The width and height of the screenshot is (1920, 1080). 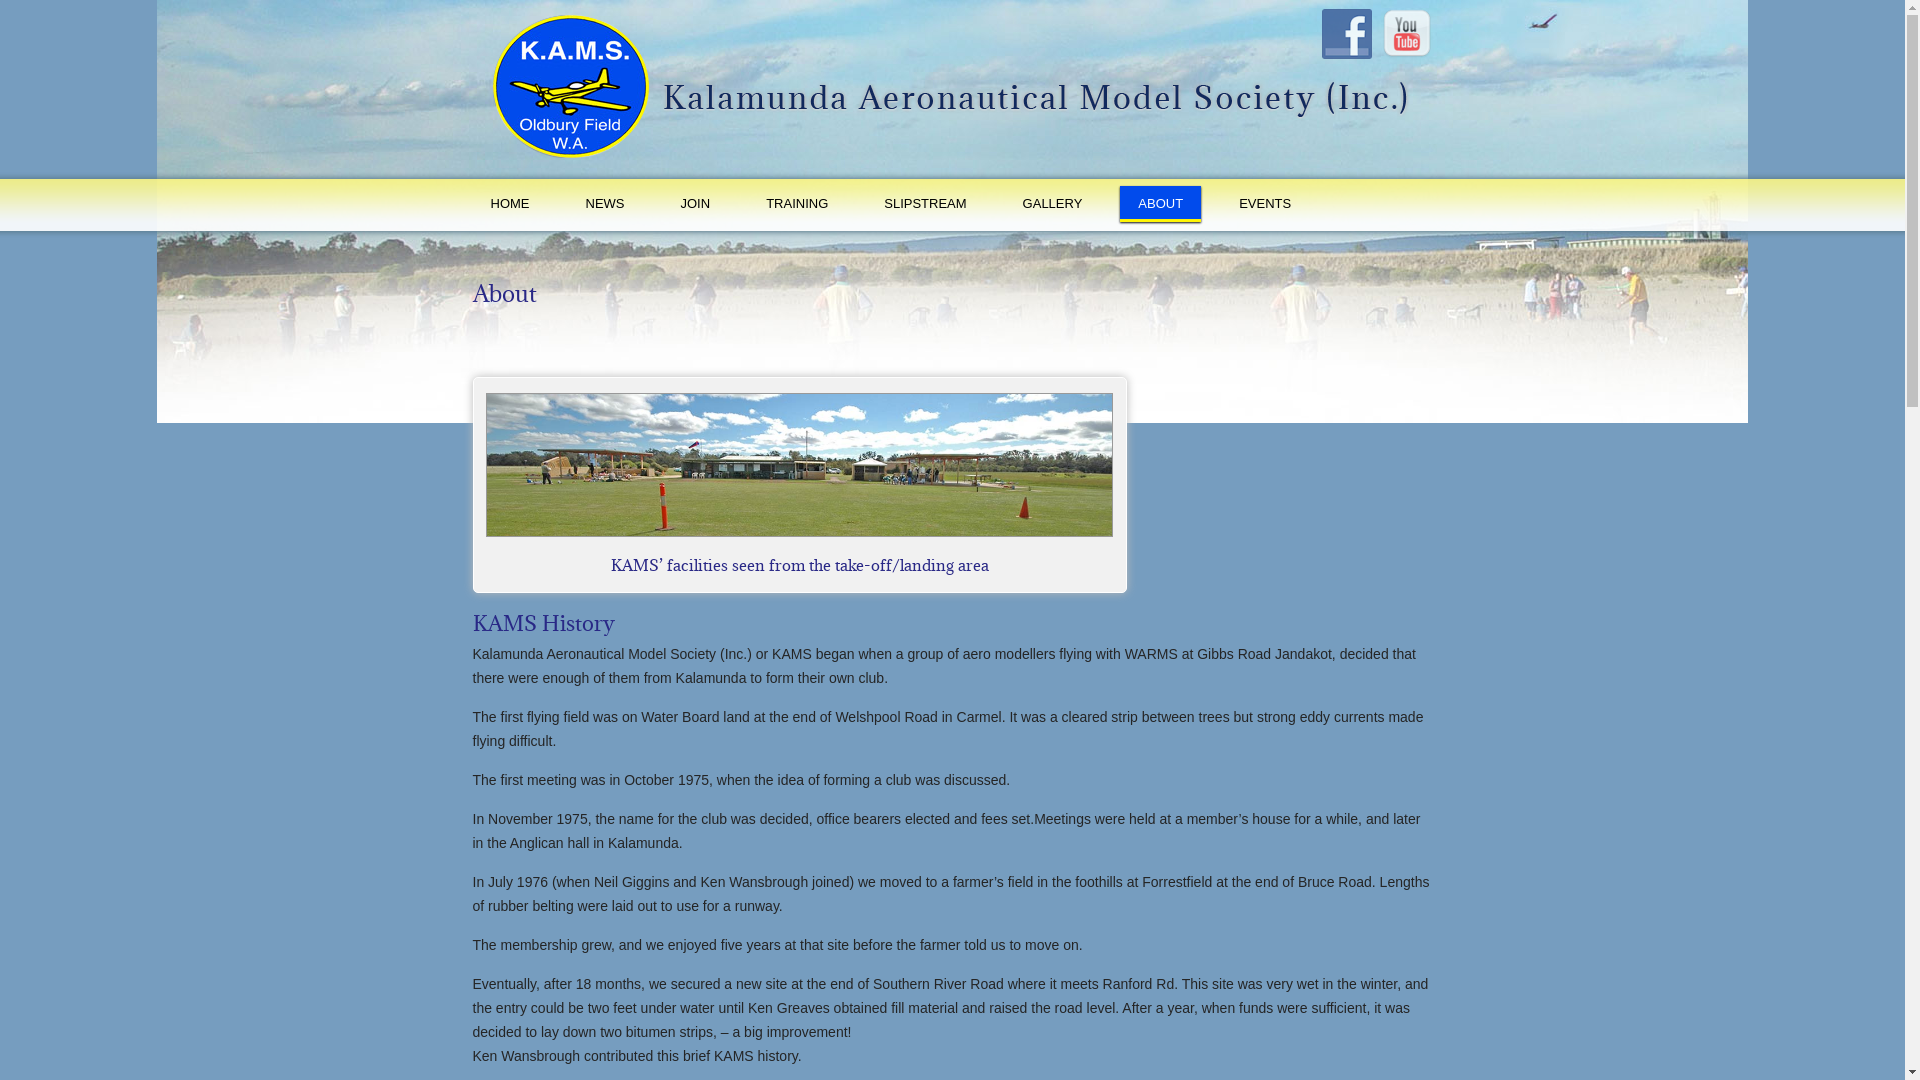 What do you see at coordinates (509, 204) in the screenshot?
I see `'HOME'` at bounding box center [509, 204].